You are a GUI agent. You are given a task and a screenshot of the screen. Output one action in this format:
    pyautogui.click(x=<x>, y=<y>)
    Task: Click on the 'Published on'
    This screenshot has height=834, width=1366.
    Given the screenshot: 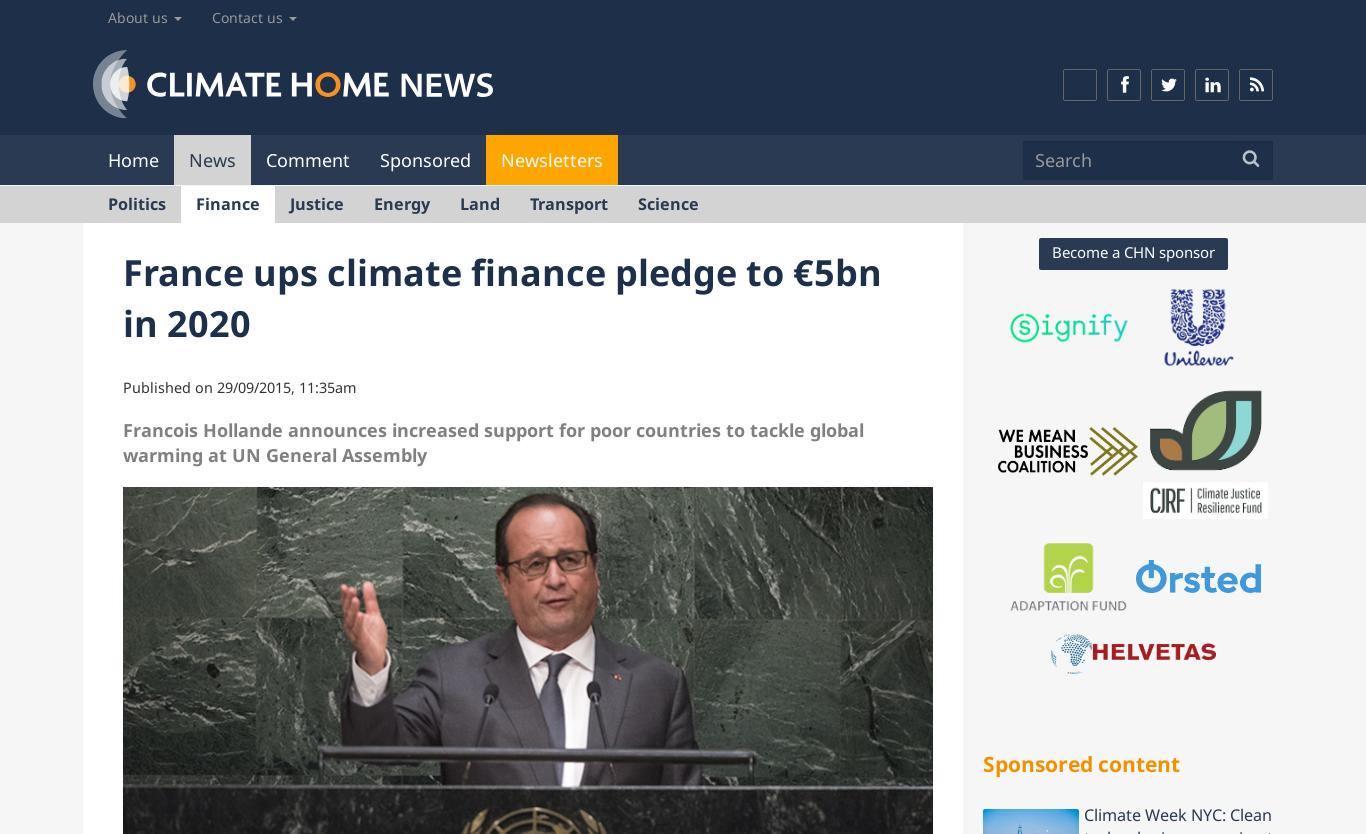 What is the action you would take?
    pyautogui.click(x=169, y=385)
    